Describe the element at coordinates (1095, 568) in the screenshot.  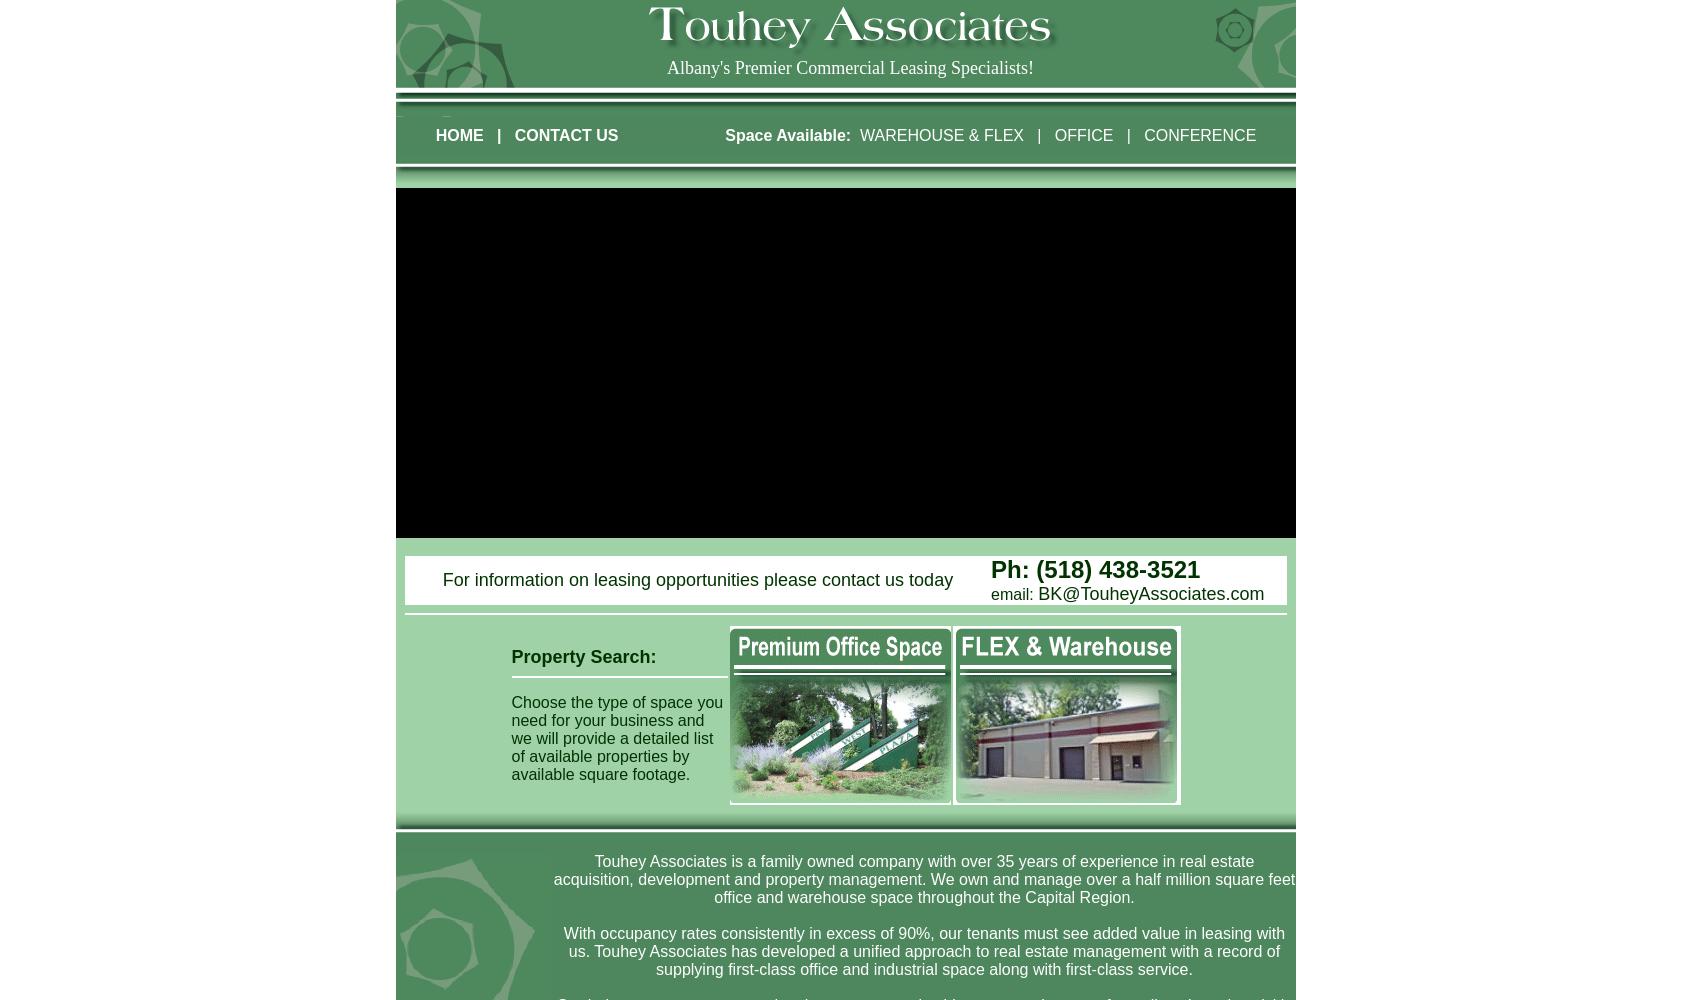
I see `'Ph: (518) 438-3521'` at that location.